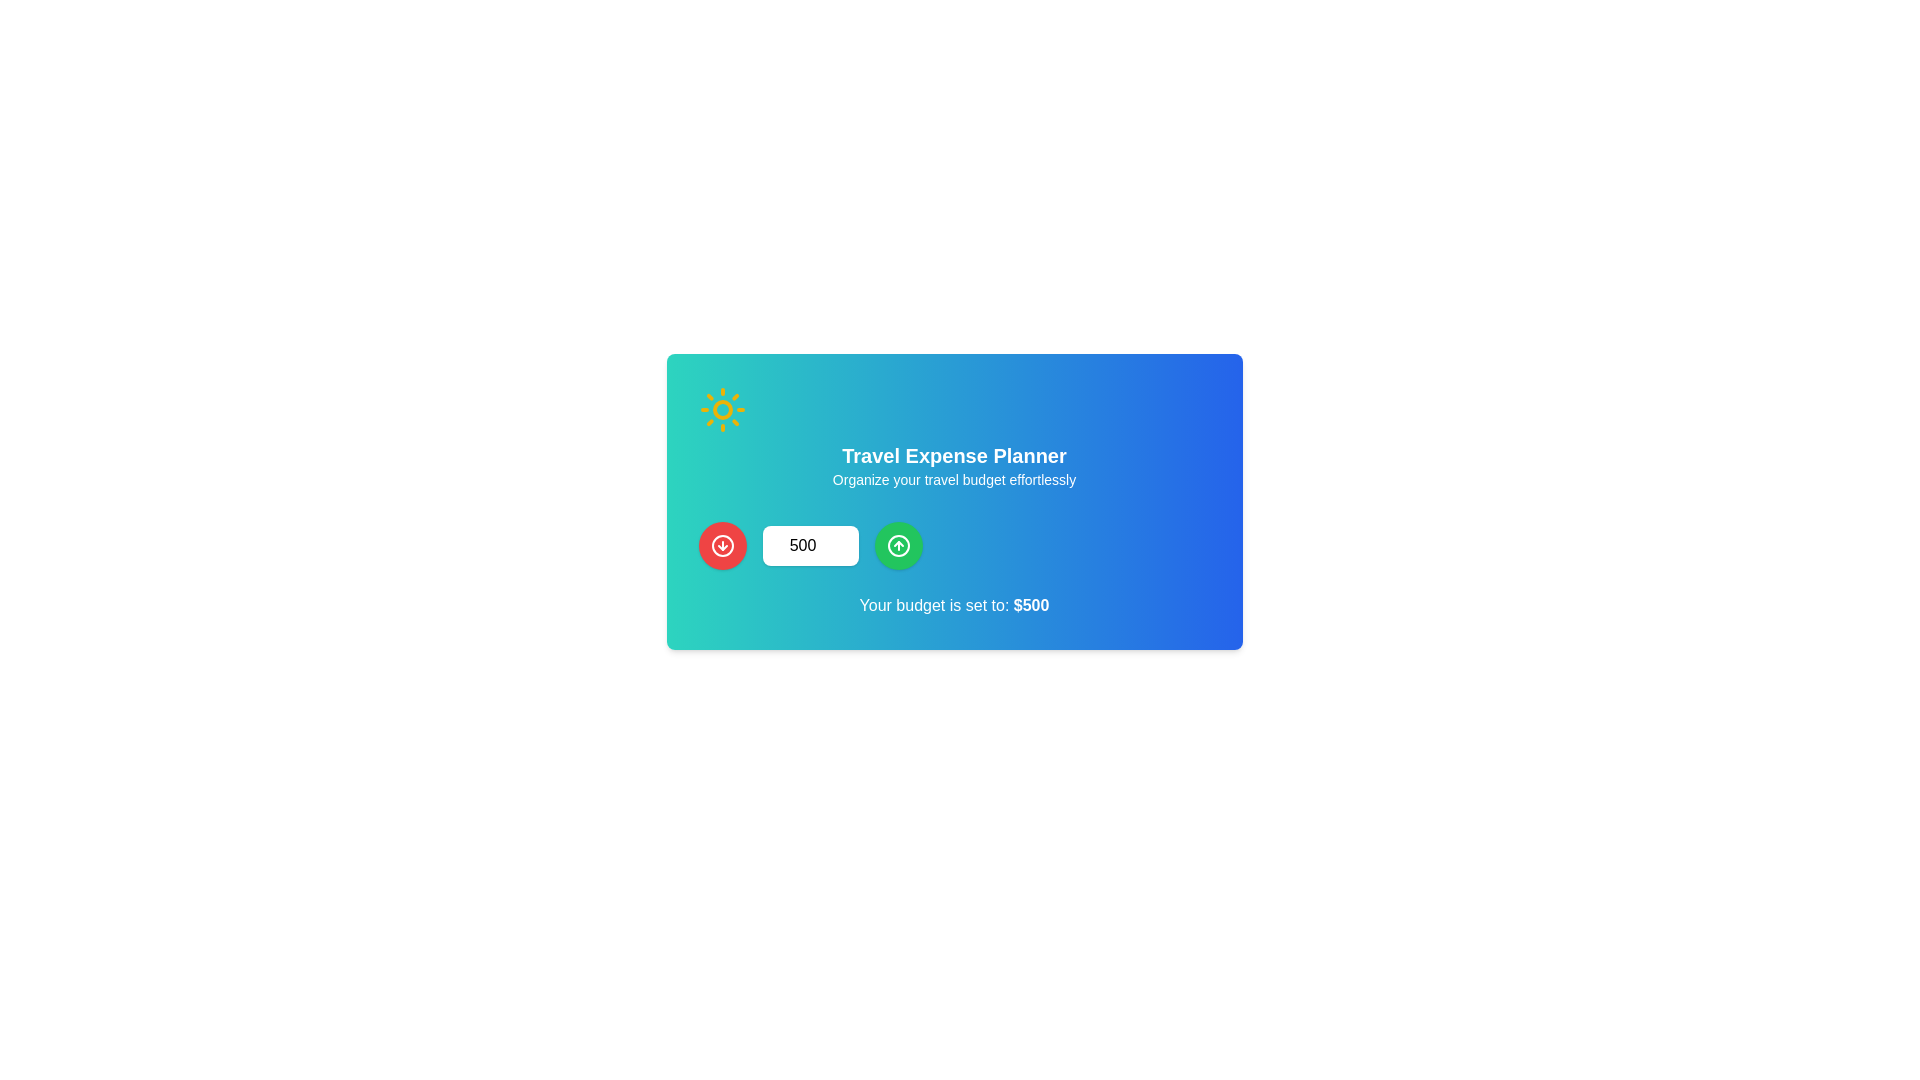 The height and width of the screenshot is (1080, 1920). Describe the element at coordinates (721, 546) in the screenshot. I see `the circular red button with a white downward arrow located in the lower-left corner to decrease the value in the input field labeled '500'` at that location.